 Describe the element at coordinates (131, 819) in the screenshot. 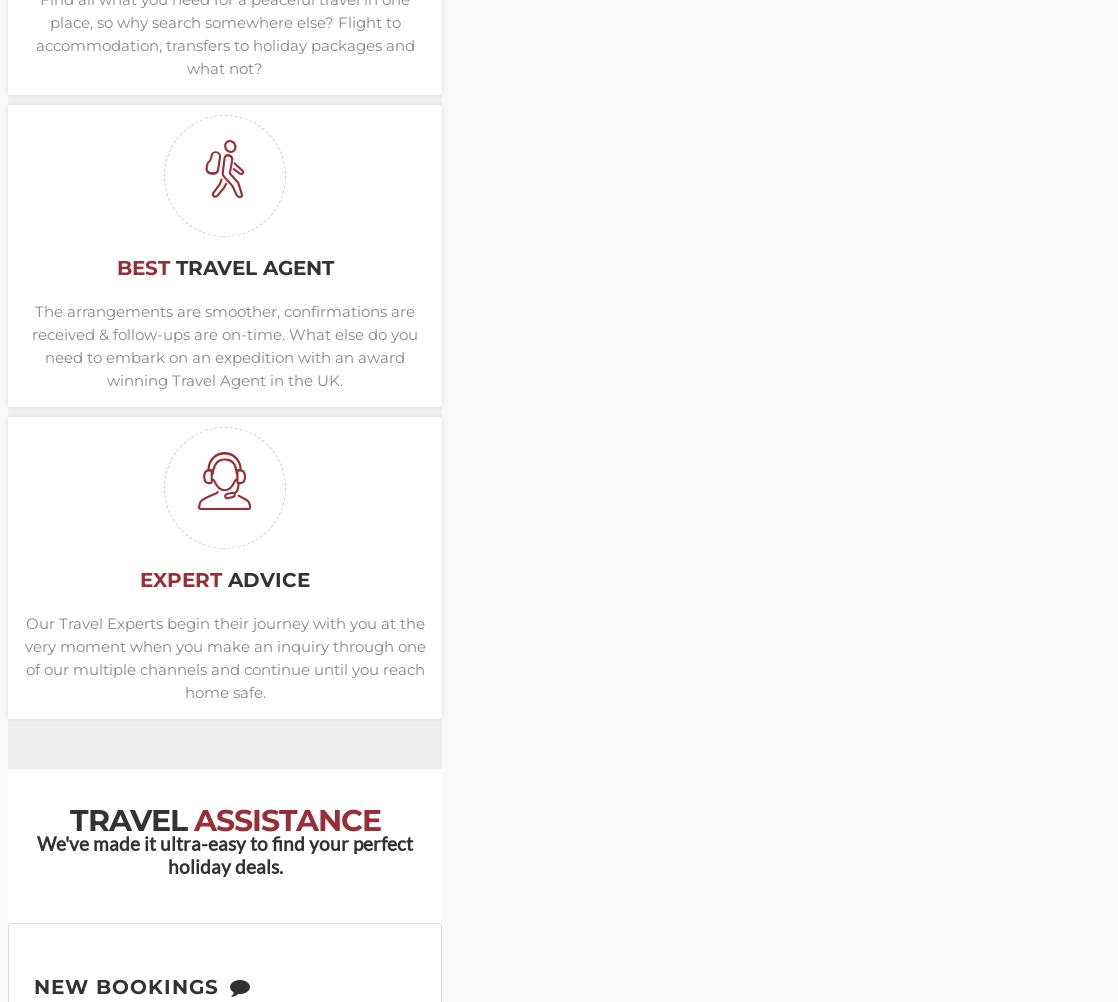

I see `'Travel'` at that location.